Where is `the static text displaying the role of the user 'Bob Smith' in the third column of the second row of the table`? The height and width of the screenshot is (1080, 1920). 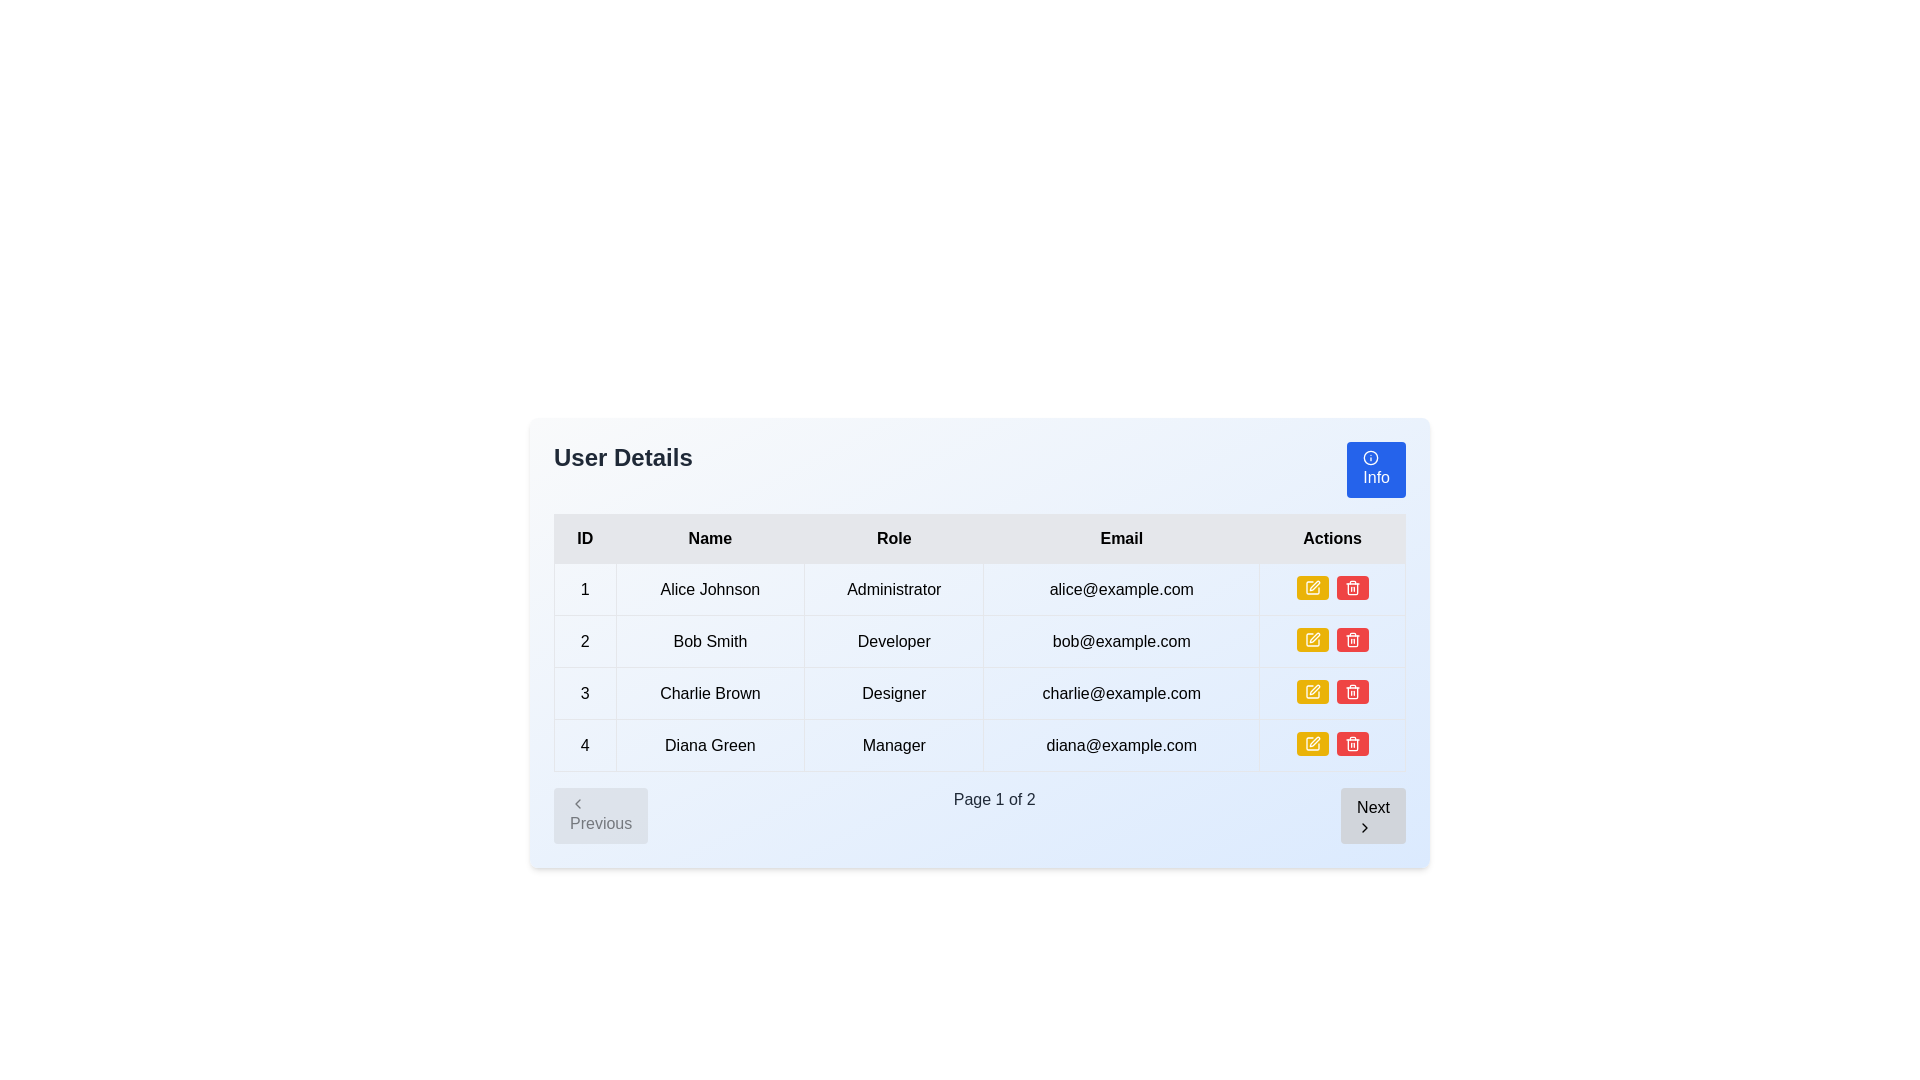
the static text displaying the role of the user 'Bob Smith' in the third column of the second row of the table is located at coordinates (893, 641).